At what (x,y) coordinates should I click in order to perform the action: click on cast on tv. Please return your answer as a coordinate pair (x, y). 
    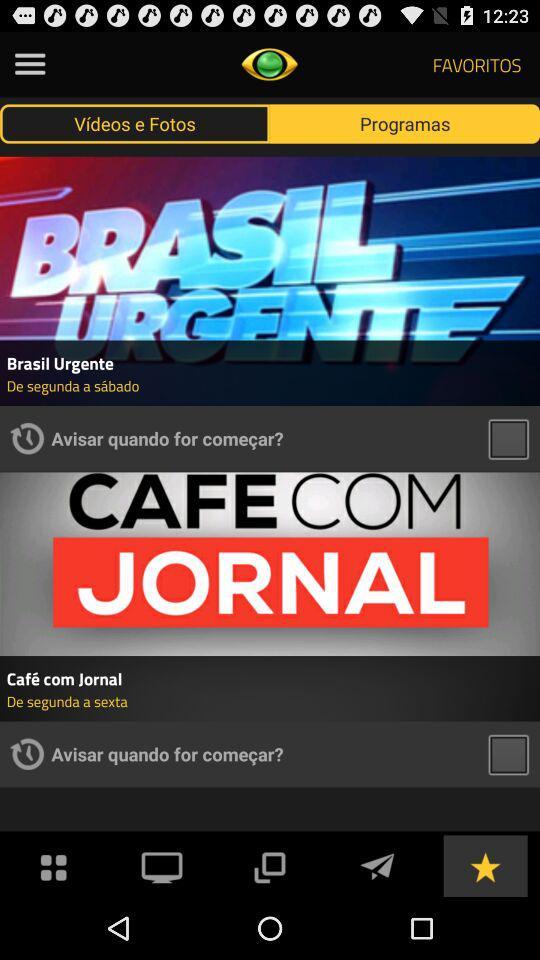
    Looking at the image, I should click on (161, 864).